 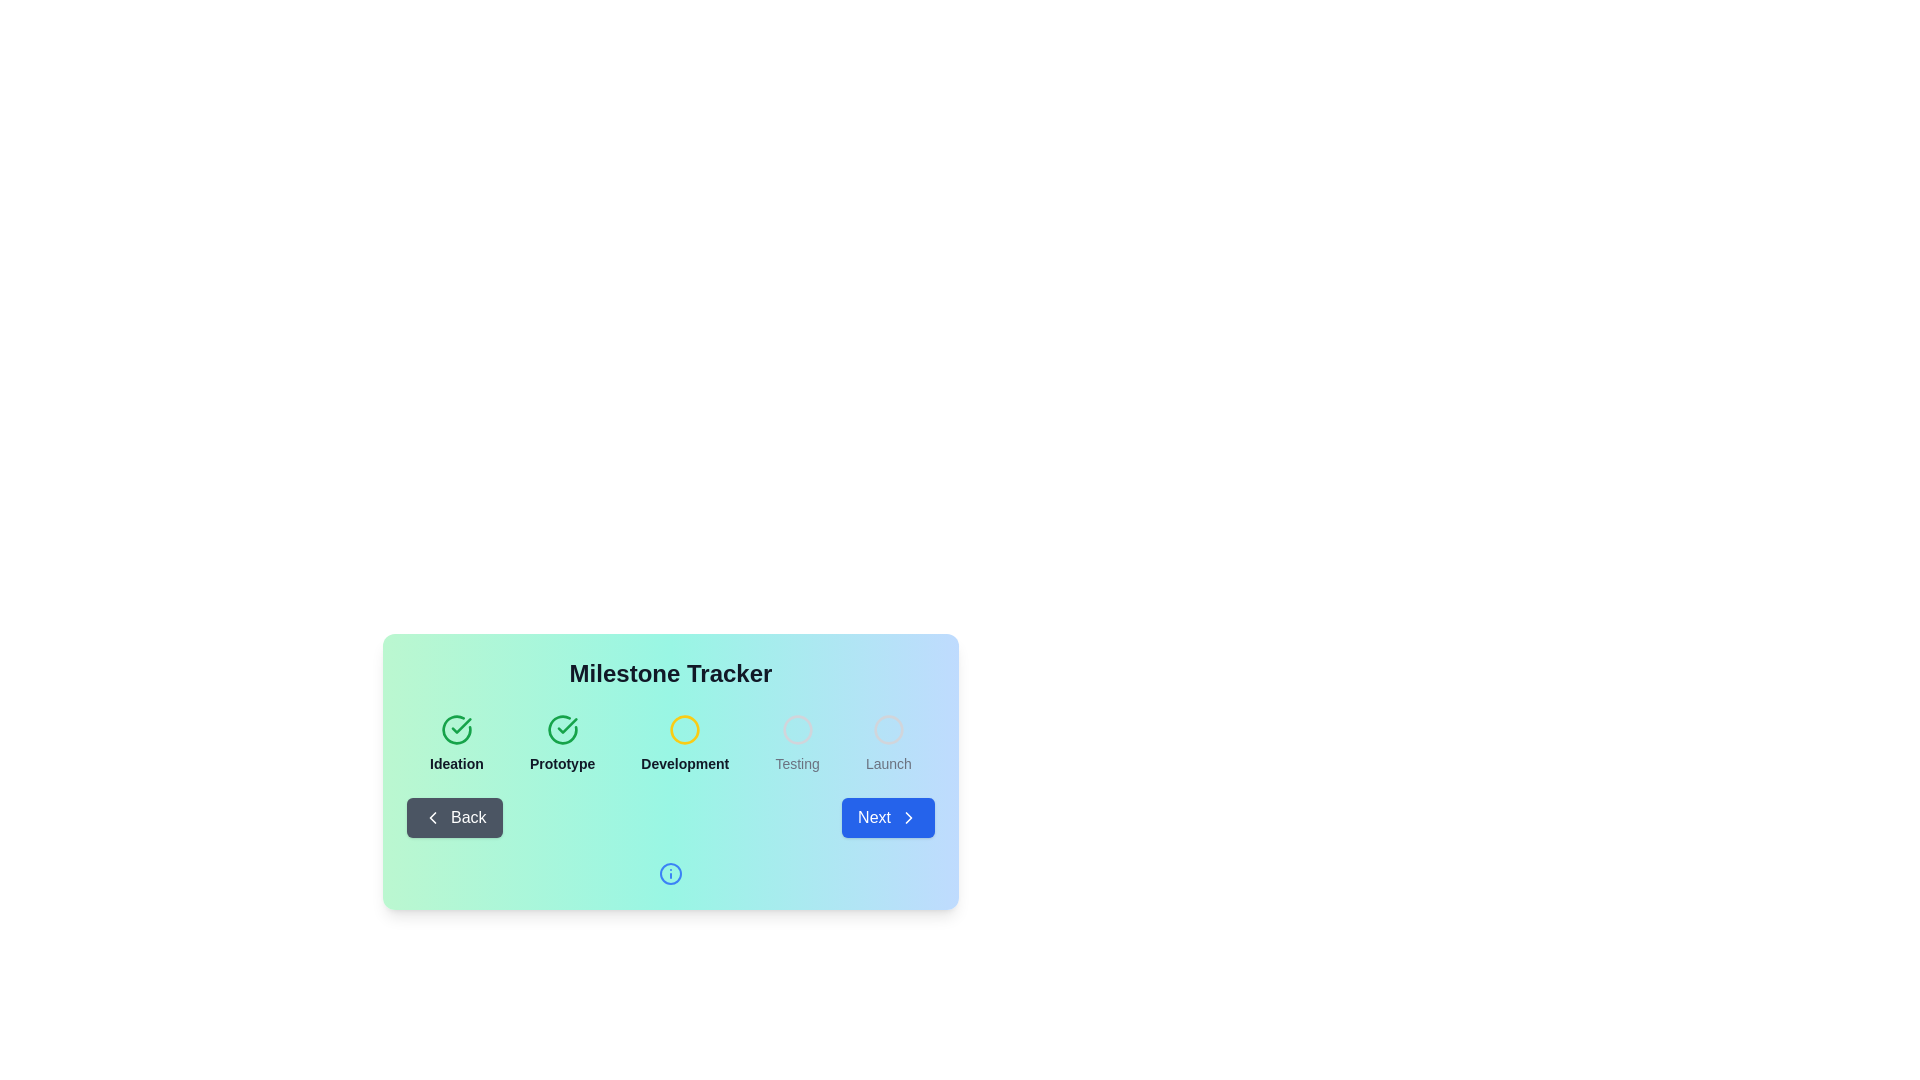 What do you see at coordinates (455, 763) in the screenshot?
I see `the 'Ideation' text label, which is styled with a small, bold font and located under a green check mark icon in the milestone tracker interface` at bounding box center [455, 763].